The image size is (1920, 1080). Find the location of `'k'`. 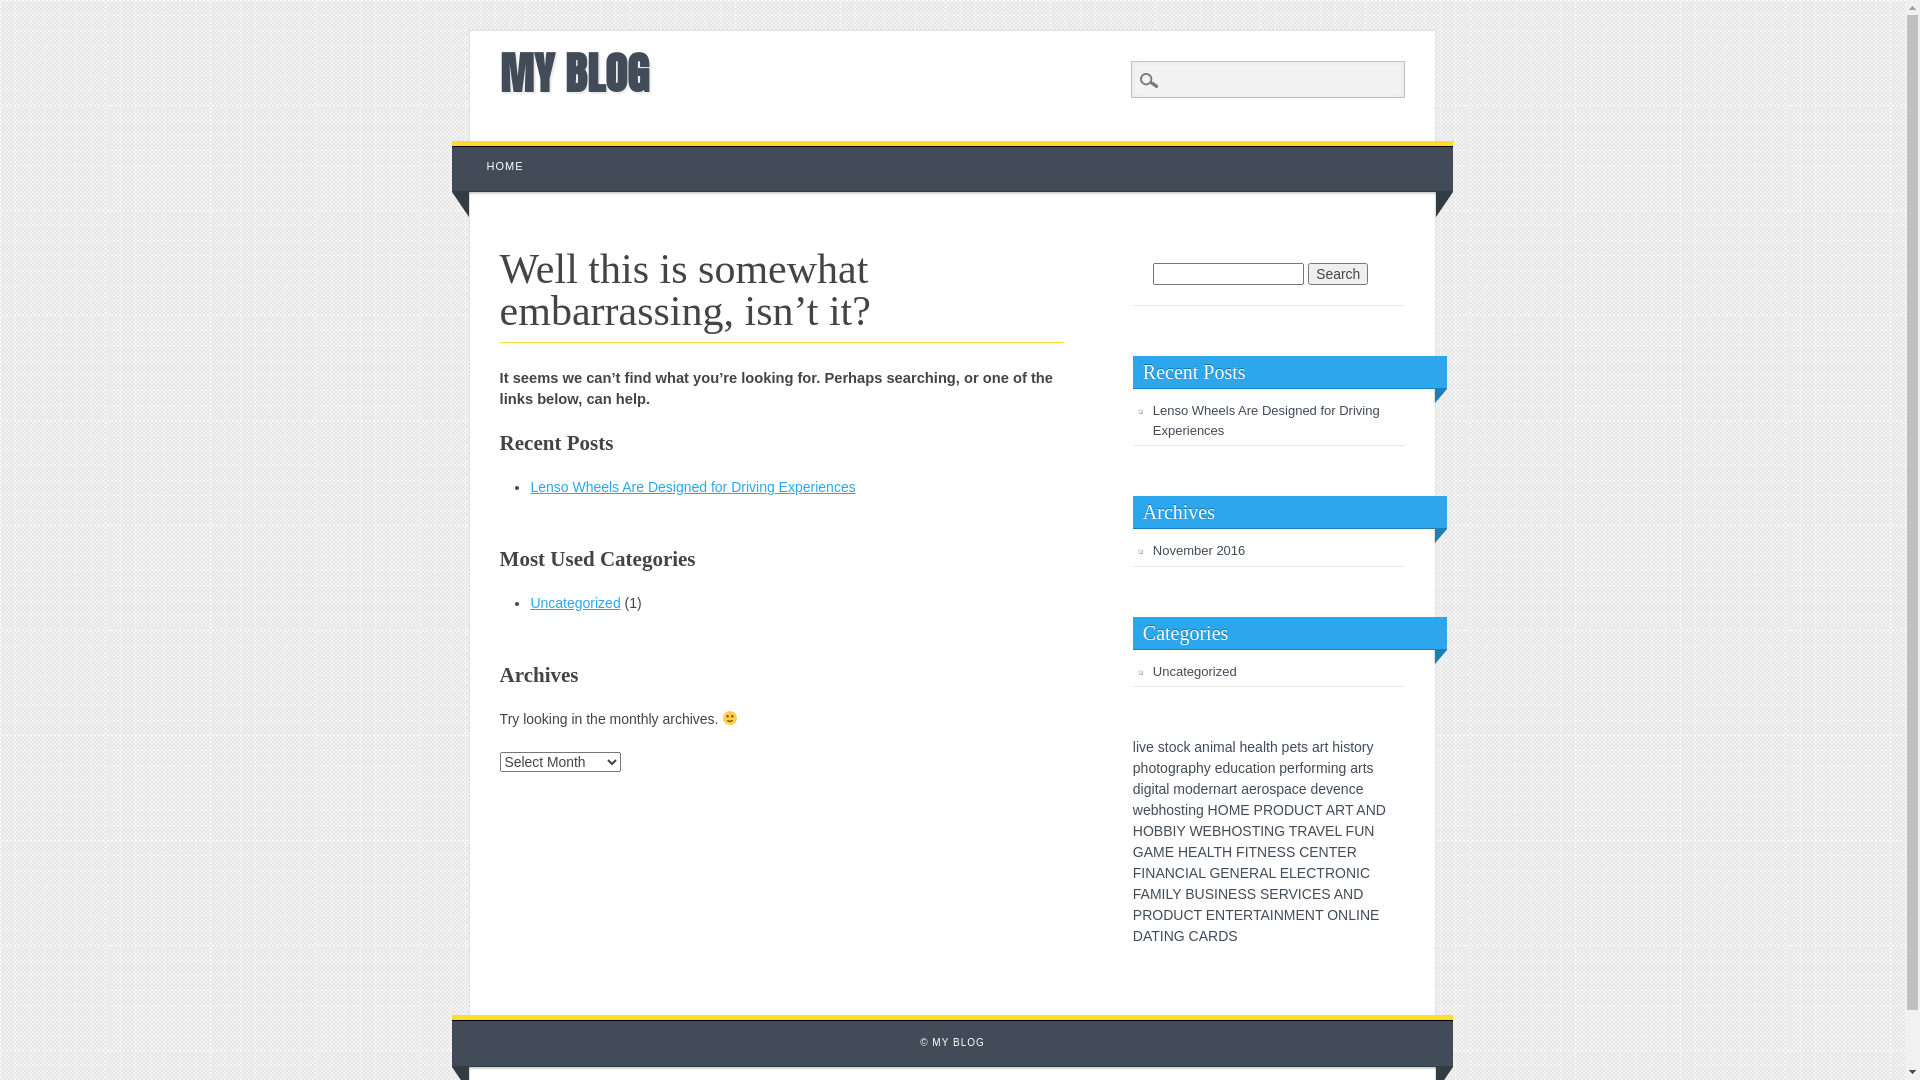

'k' is located at coordinates (1186, 747).